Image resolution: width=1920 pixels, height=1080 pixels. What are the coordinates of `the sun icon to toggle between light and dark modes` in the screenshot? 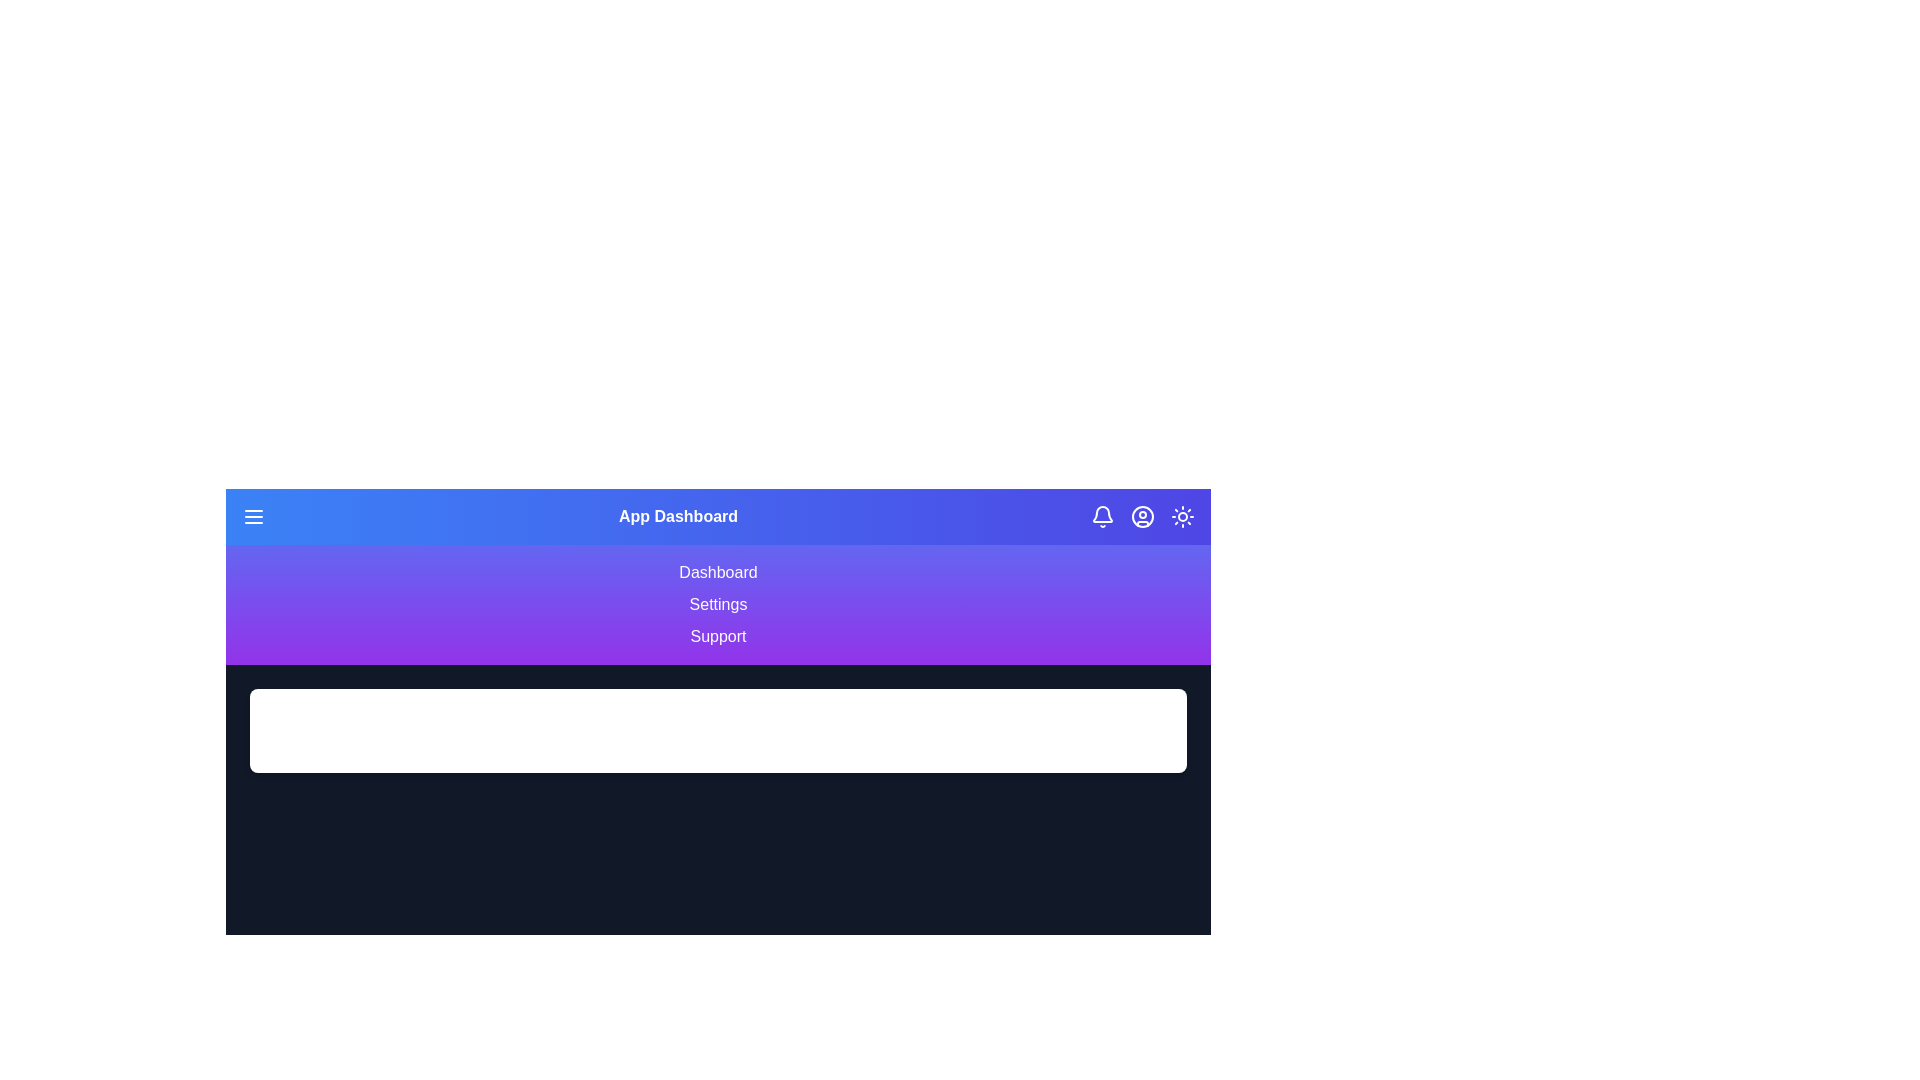 It's located at (1182, 515).